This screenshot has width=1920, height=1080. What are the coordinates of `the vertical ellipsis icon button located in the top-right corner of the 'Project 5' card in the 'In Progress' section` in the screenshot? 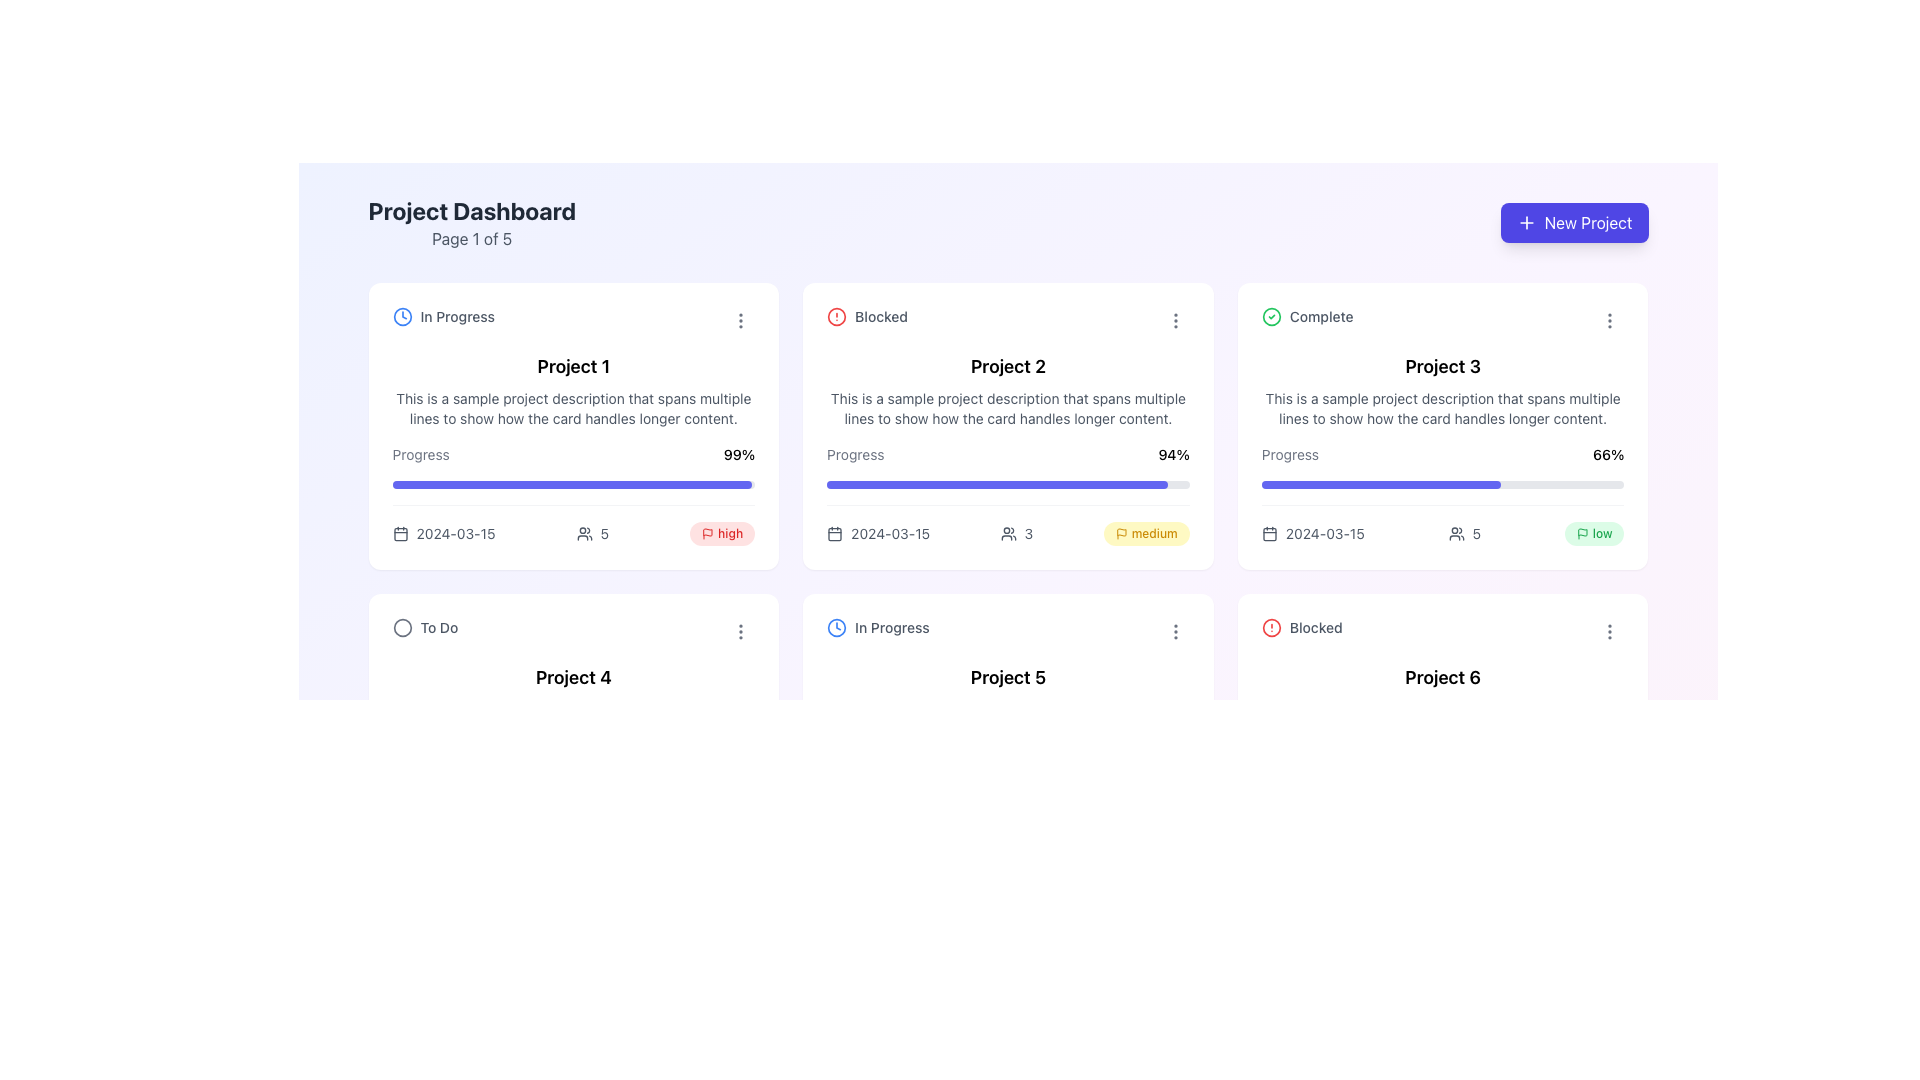 It's located at (1175, 632).